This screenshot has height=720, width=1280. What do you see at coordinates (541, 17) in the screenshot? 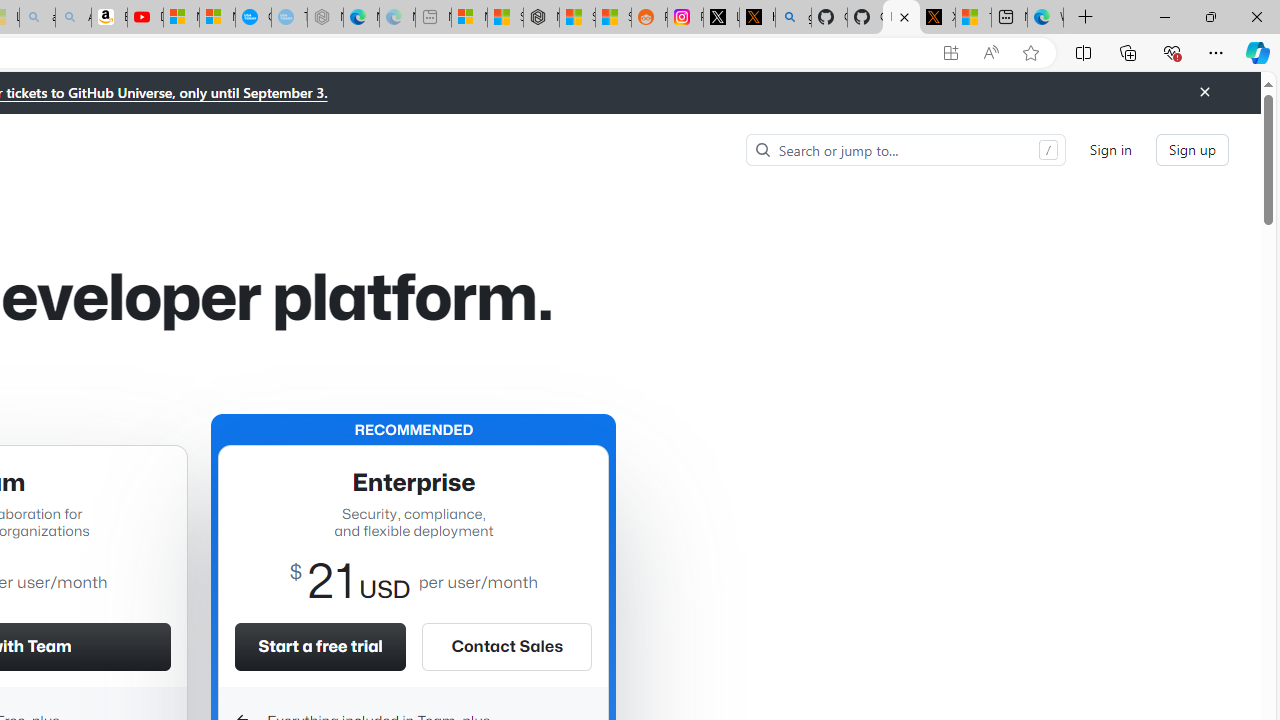
I see `'Nordace - Duffels'` at bounding box center [541, 17].